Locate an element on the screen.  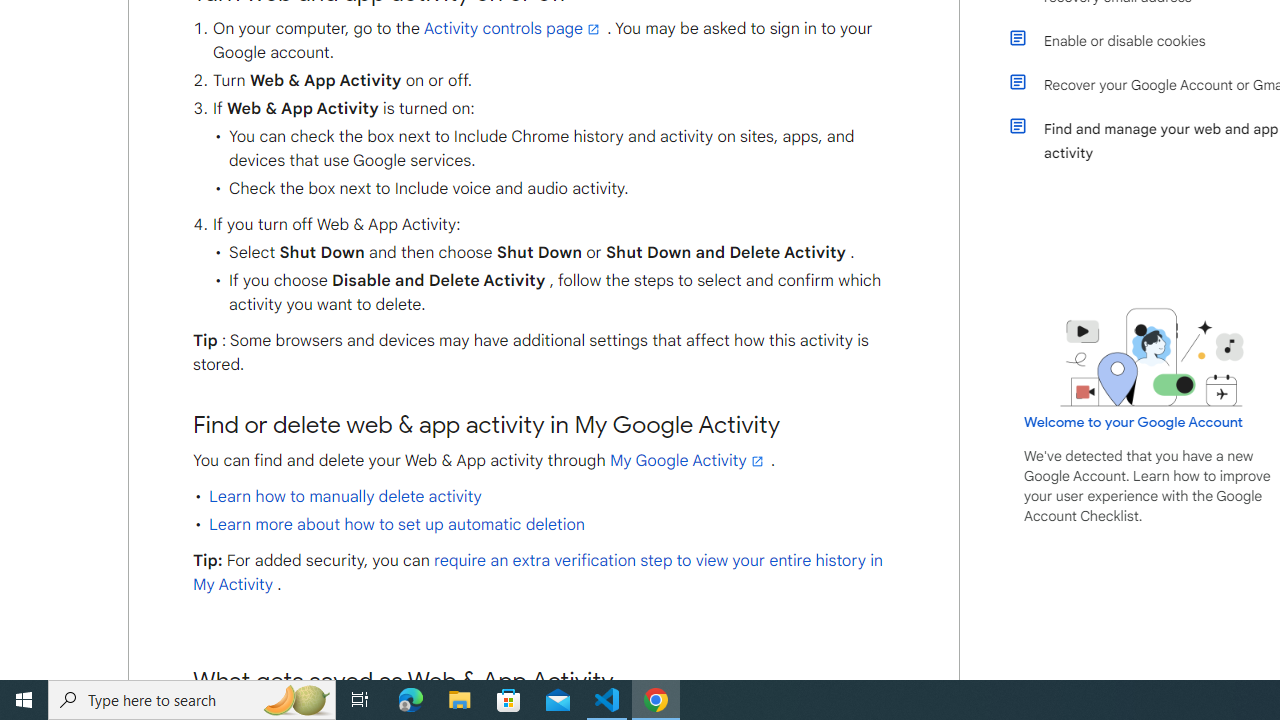
'My Google Activity' is located at coordinates (688, 460).